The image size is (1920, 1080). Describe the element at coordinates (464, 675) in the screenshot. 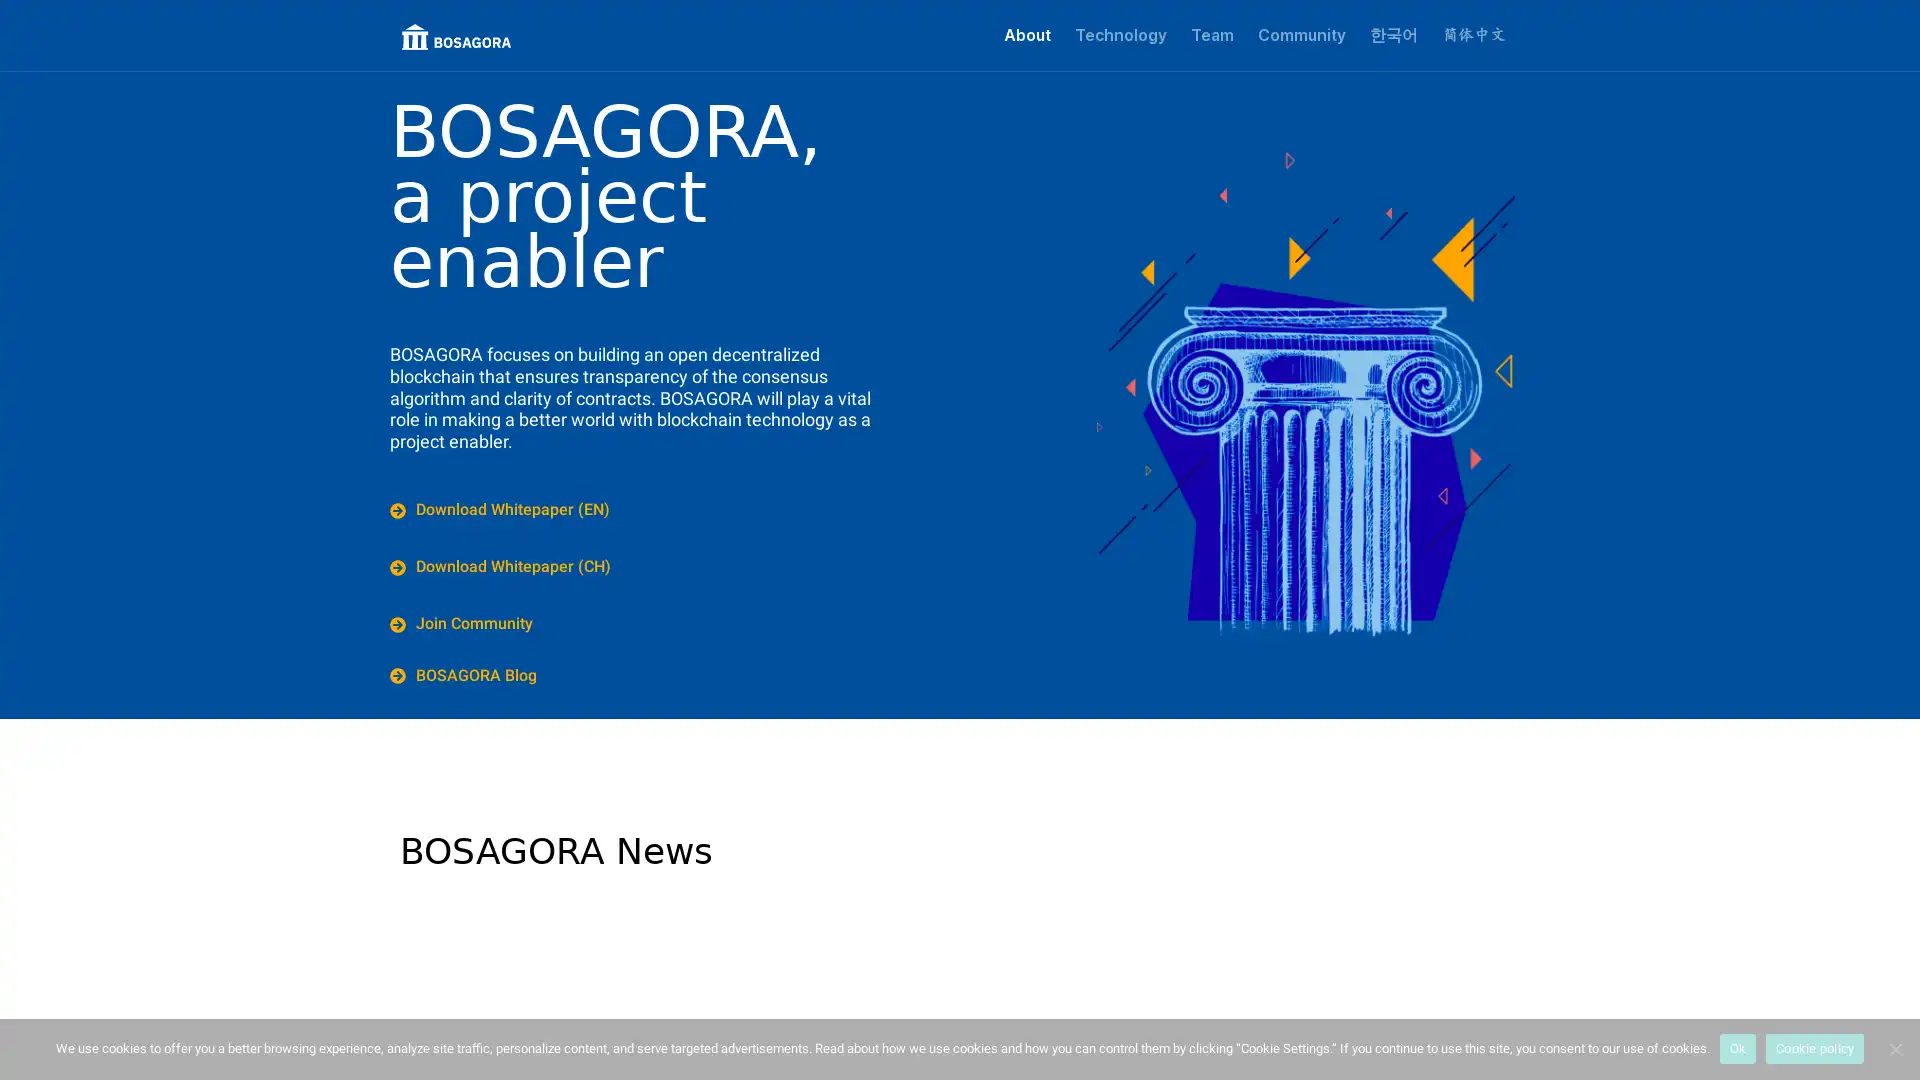

I see `BOSAGORA Blog` at that location.